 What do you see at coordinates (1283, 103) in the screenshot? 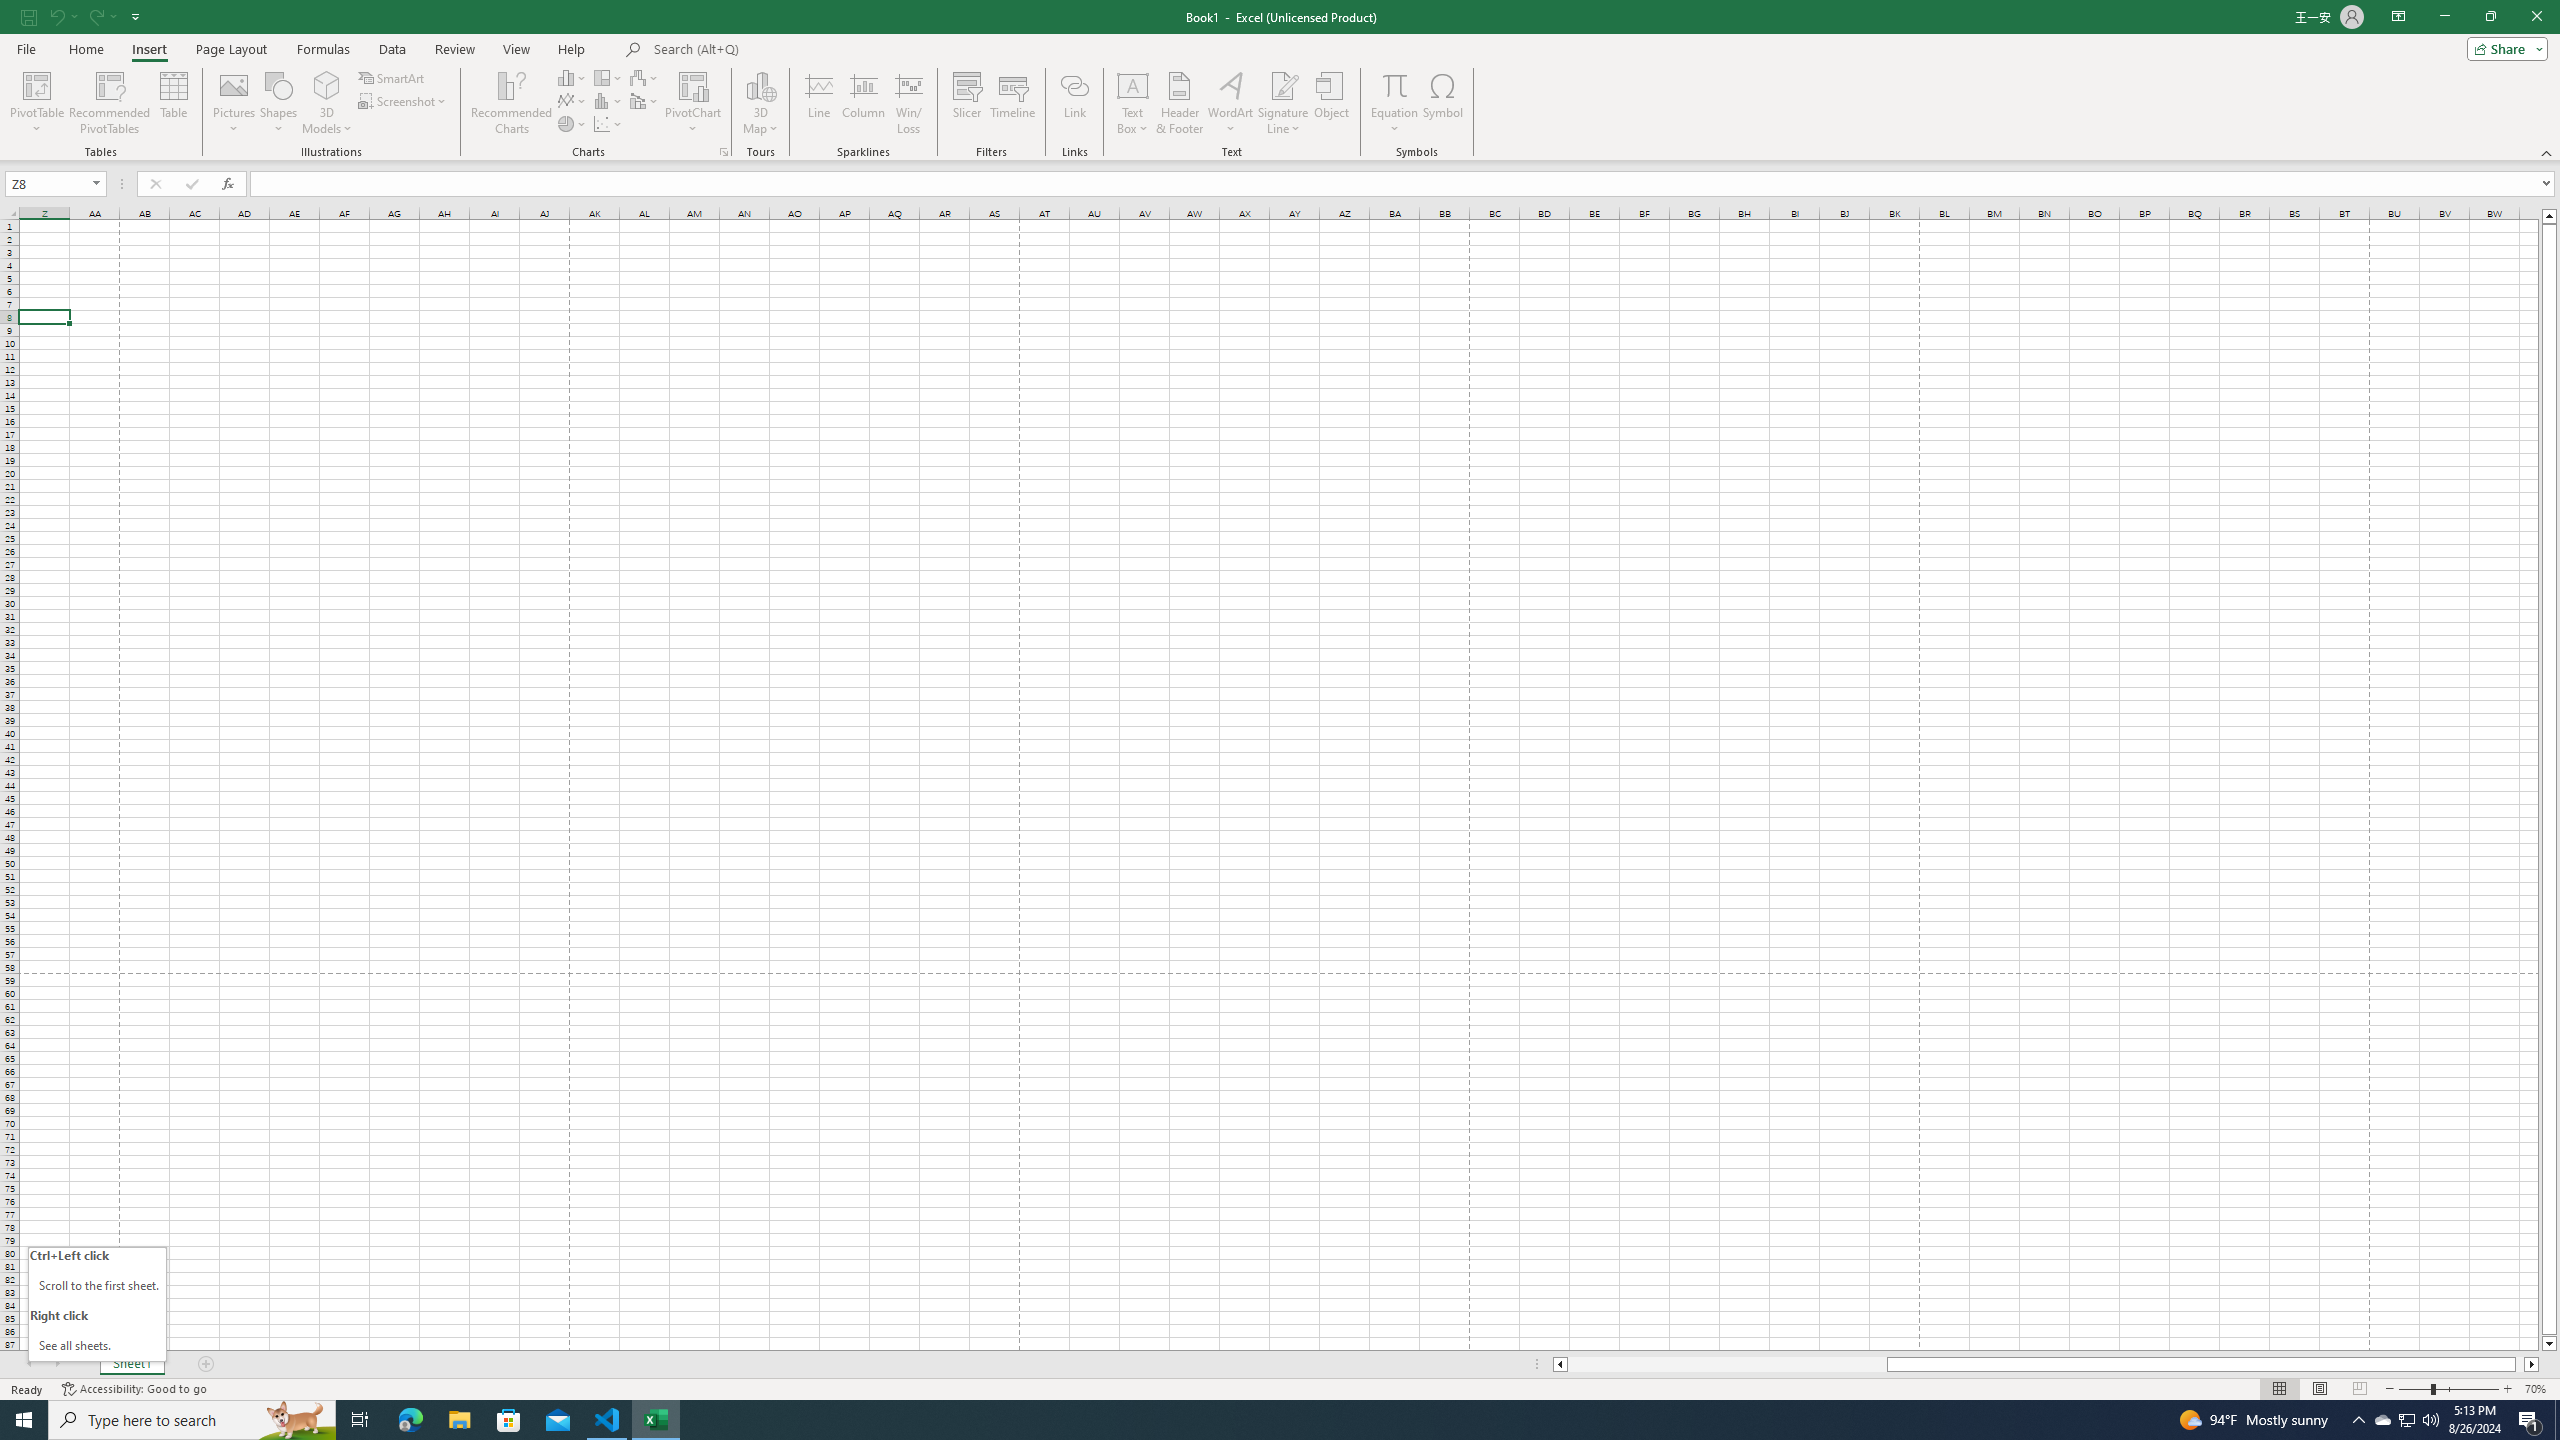
I see `'Signature Line'` at bounding box center [1283, 103].